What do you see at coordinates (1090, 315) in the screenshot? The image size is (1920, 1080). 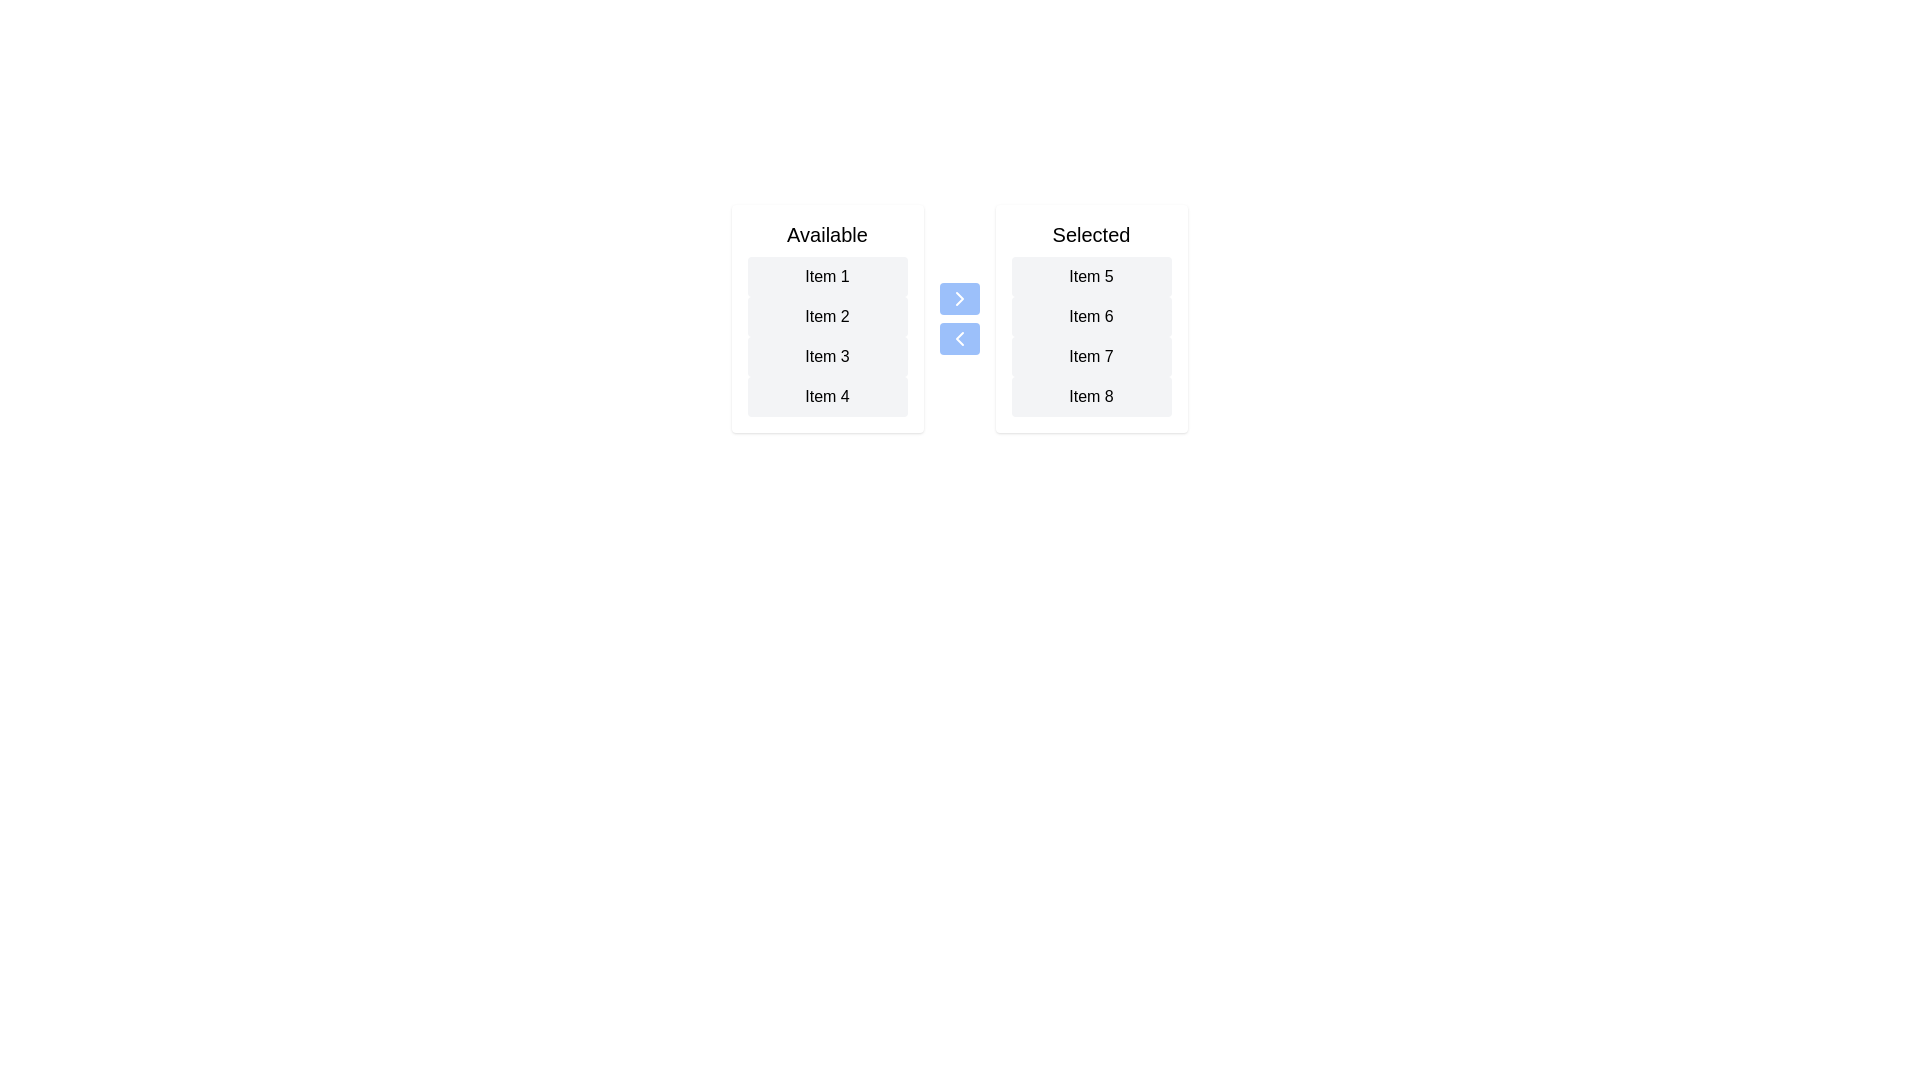 I see `the second item in the 'Selected' column of the list, which is currently selected and located between 'Item 5' and 'Item 7'` at bounding box center [1090, 315].